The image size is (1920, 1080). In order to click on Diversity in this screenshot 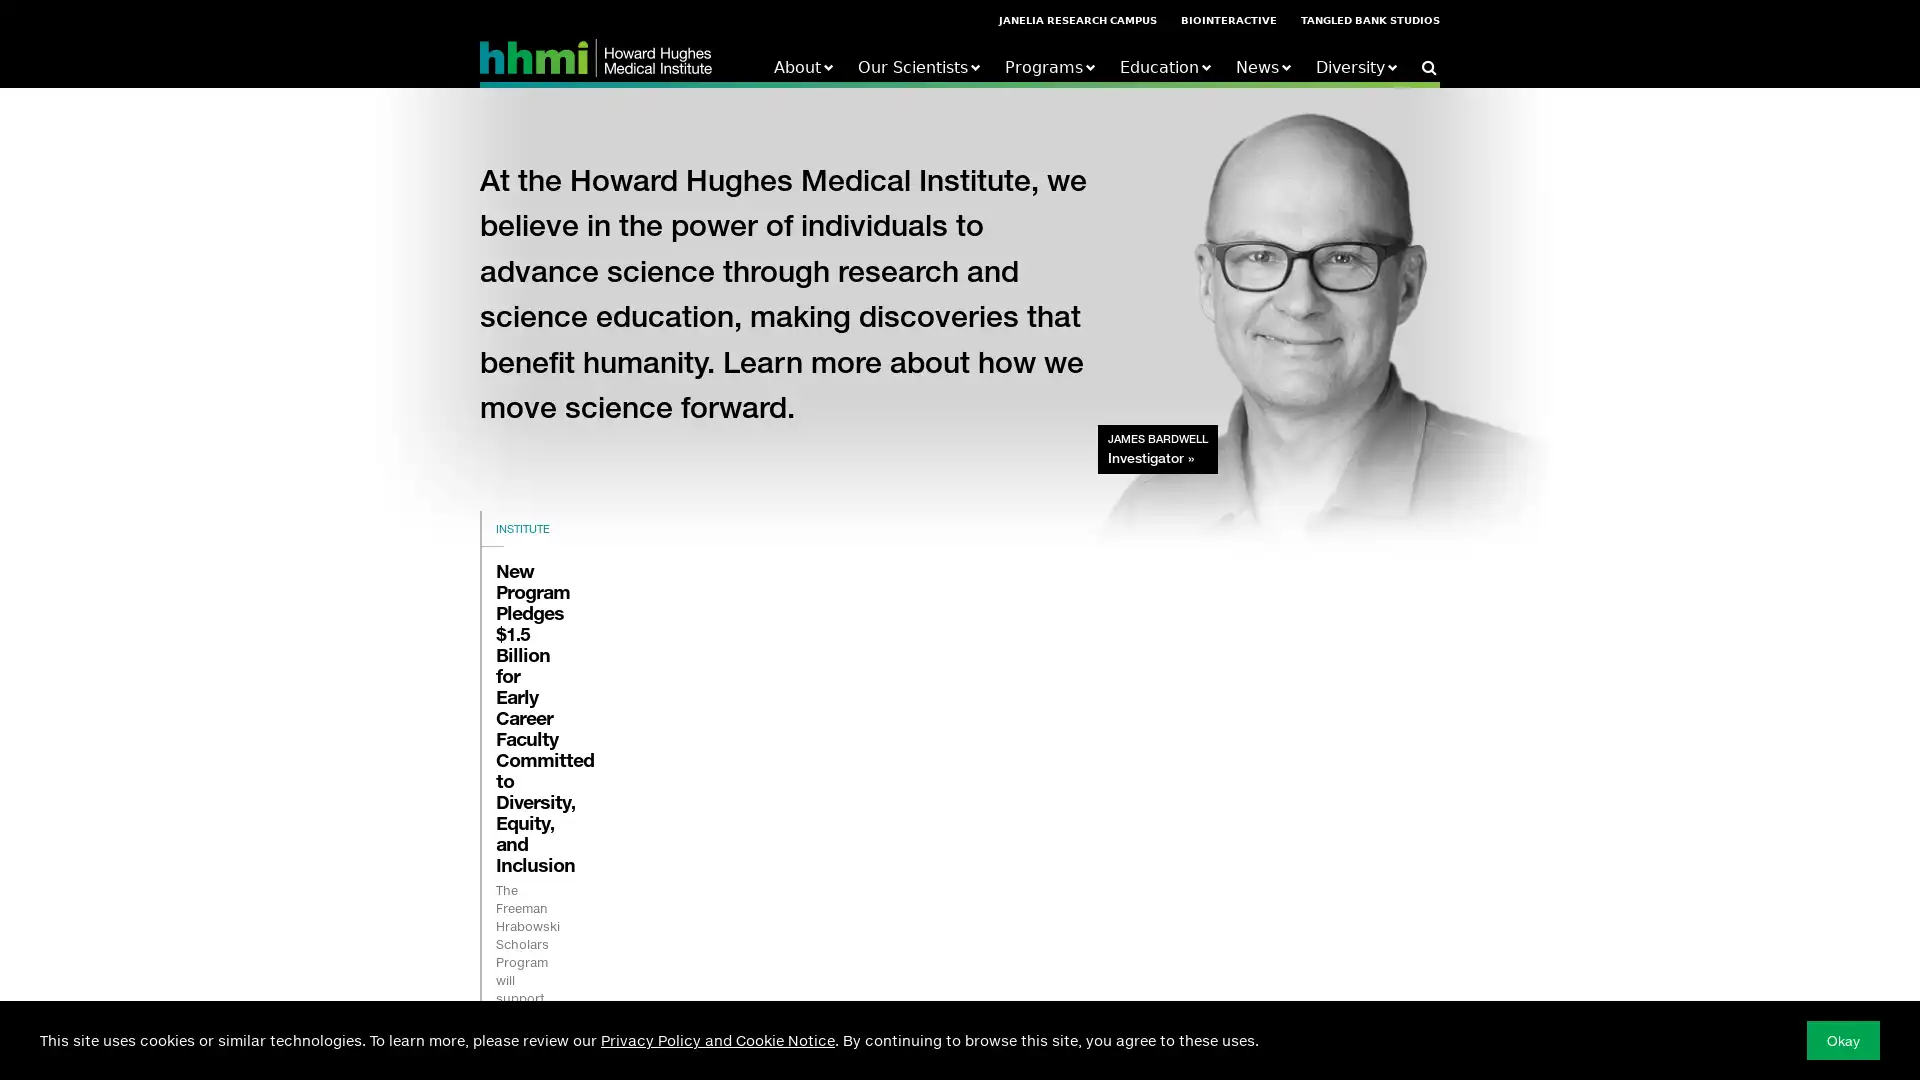, I will do `click(1357, 67)`.